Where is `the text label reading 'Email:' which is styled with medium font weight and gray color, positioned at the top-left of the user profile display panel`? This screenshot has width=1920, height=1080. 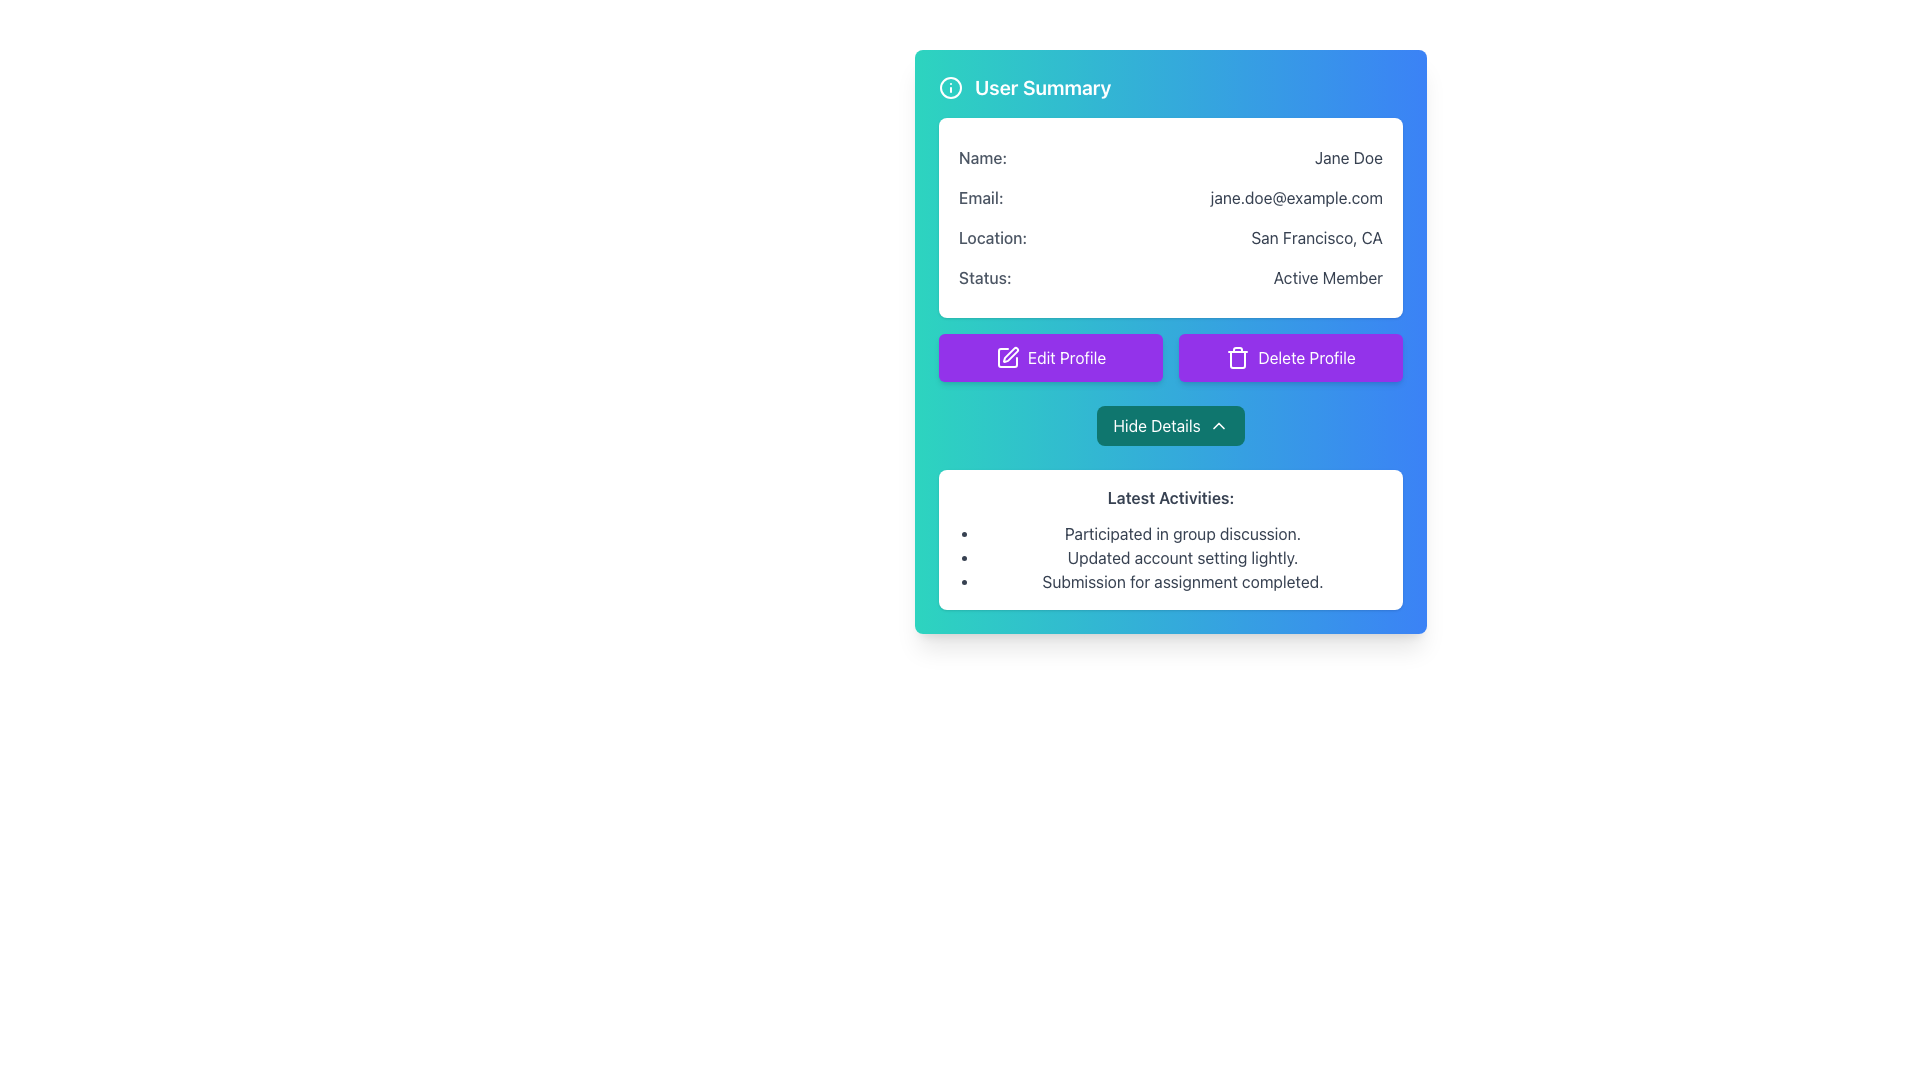 the text label reading 'Email:' which is styled with medium font weight and gray color, positioned at the top-left of the user profile display panel is located at coordinates (981, 197).